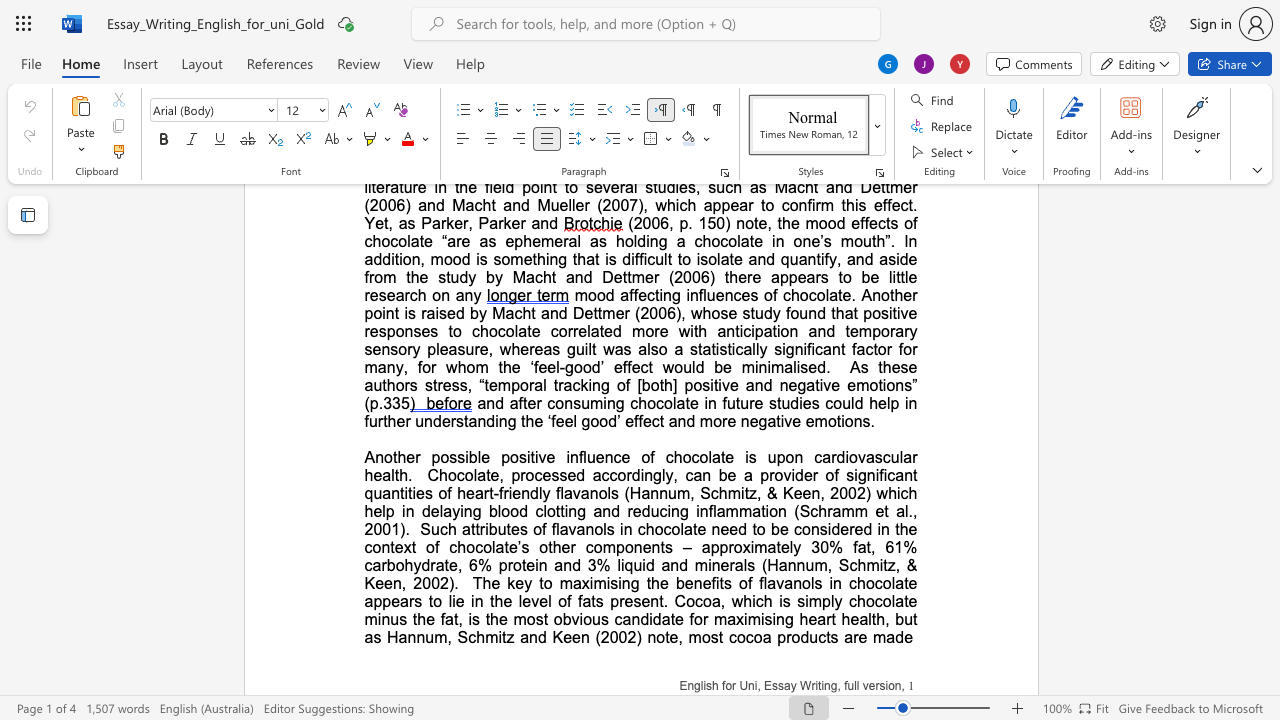 The height and width of the screenshot is (720, 1280). I want to click on the 9th character "i" in the text, so click(709, 565).